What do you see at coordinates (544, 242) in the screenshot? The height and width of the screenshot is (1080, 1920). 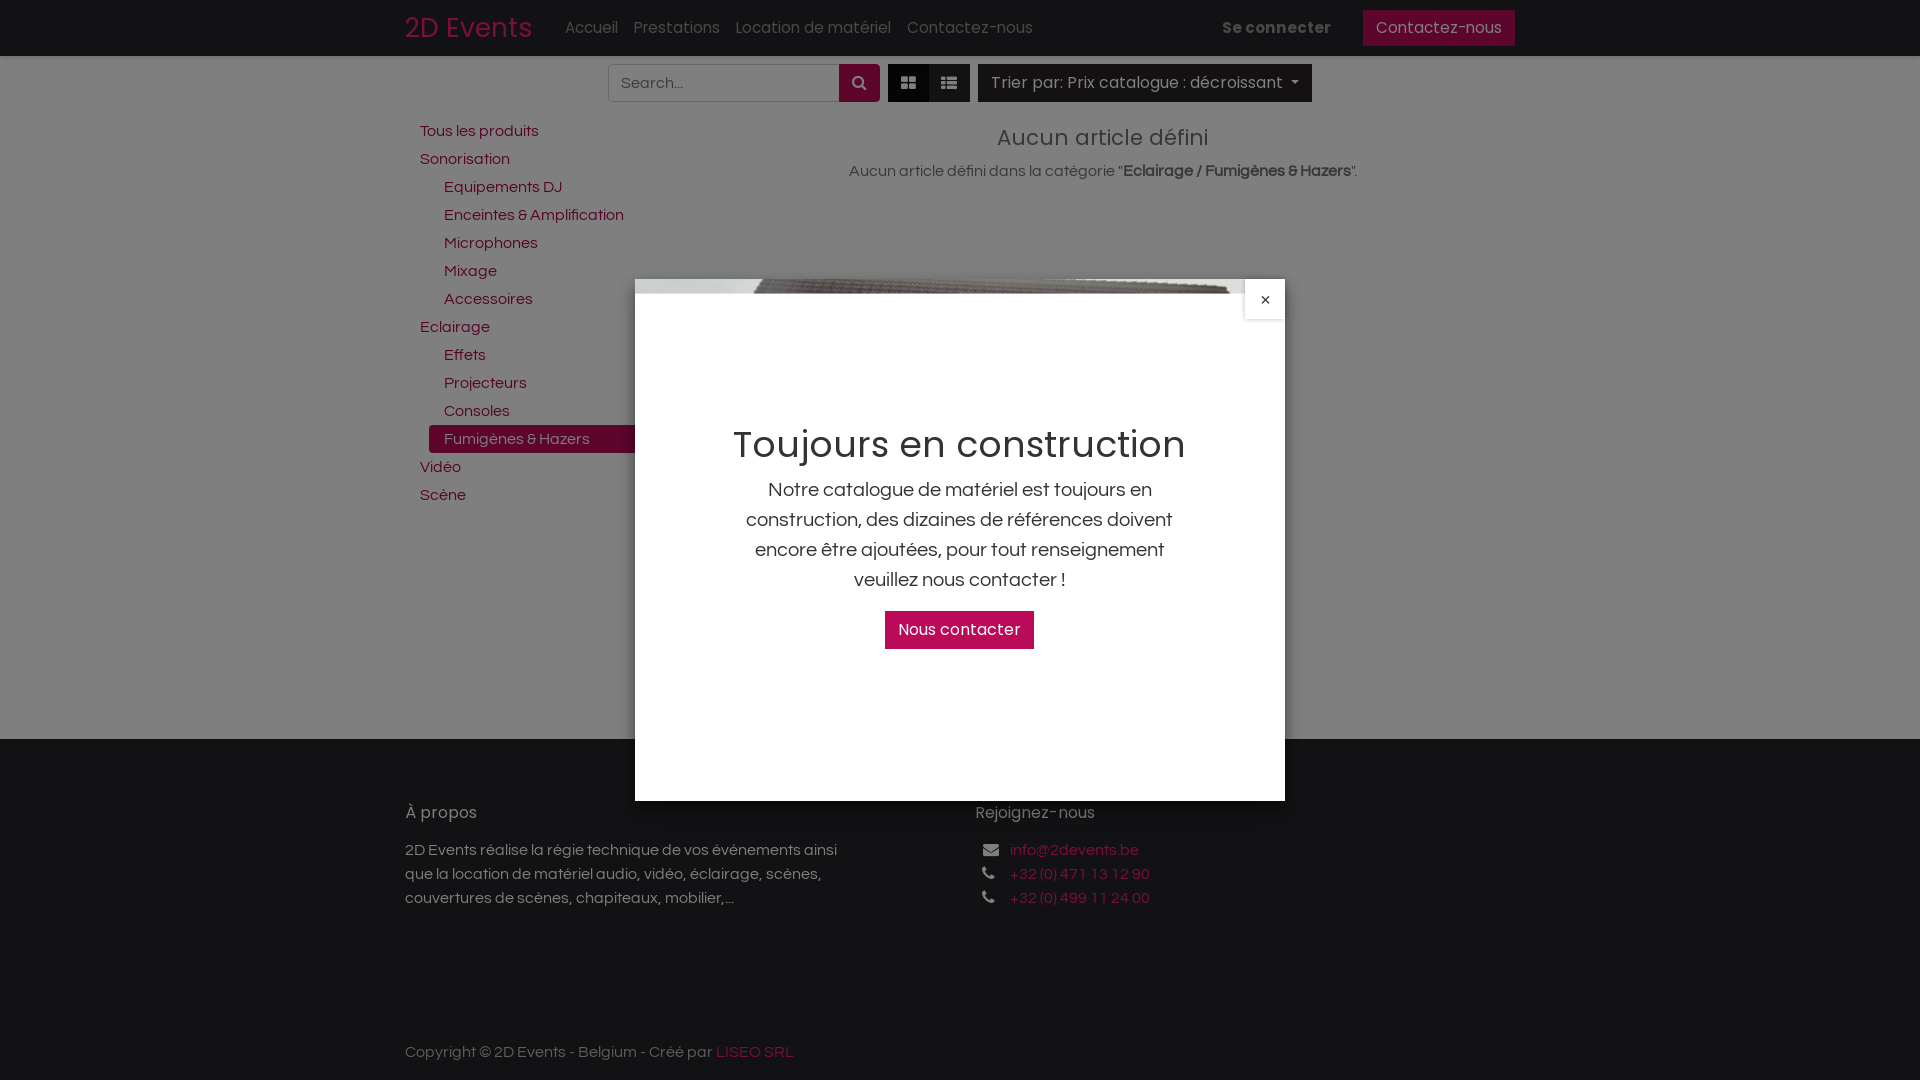 I see `'Microphones'` at bounding box center [544, 242].